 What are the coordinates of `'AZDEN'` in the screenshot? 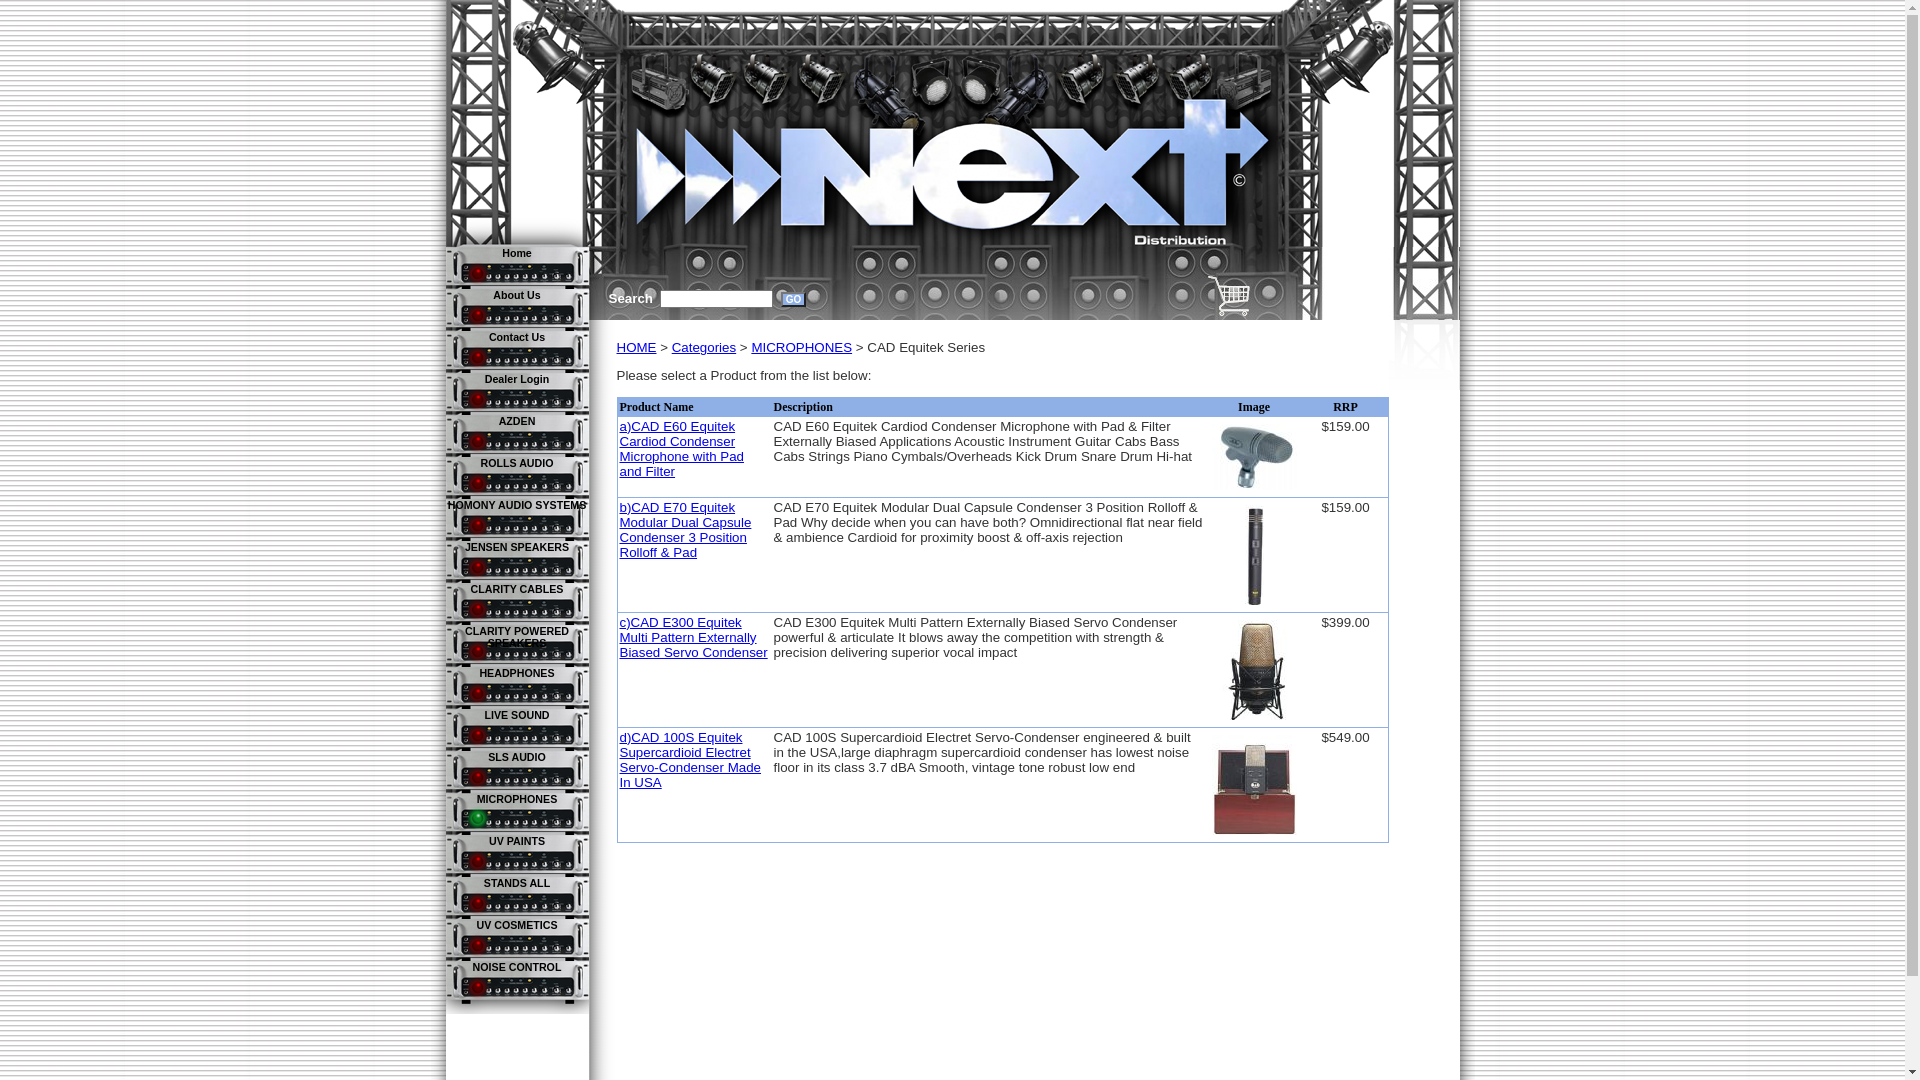 It's located at (517, 419).